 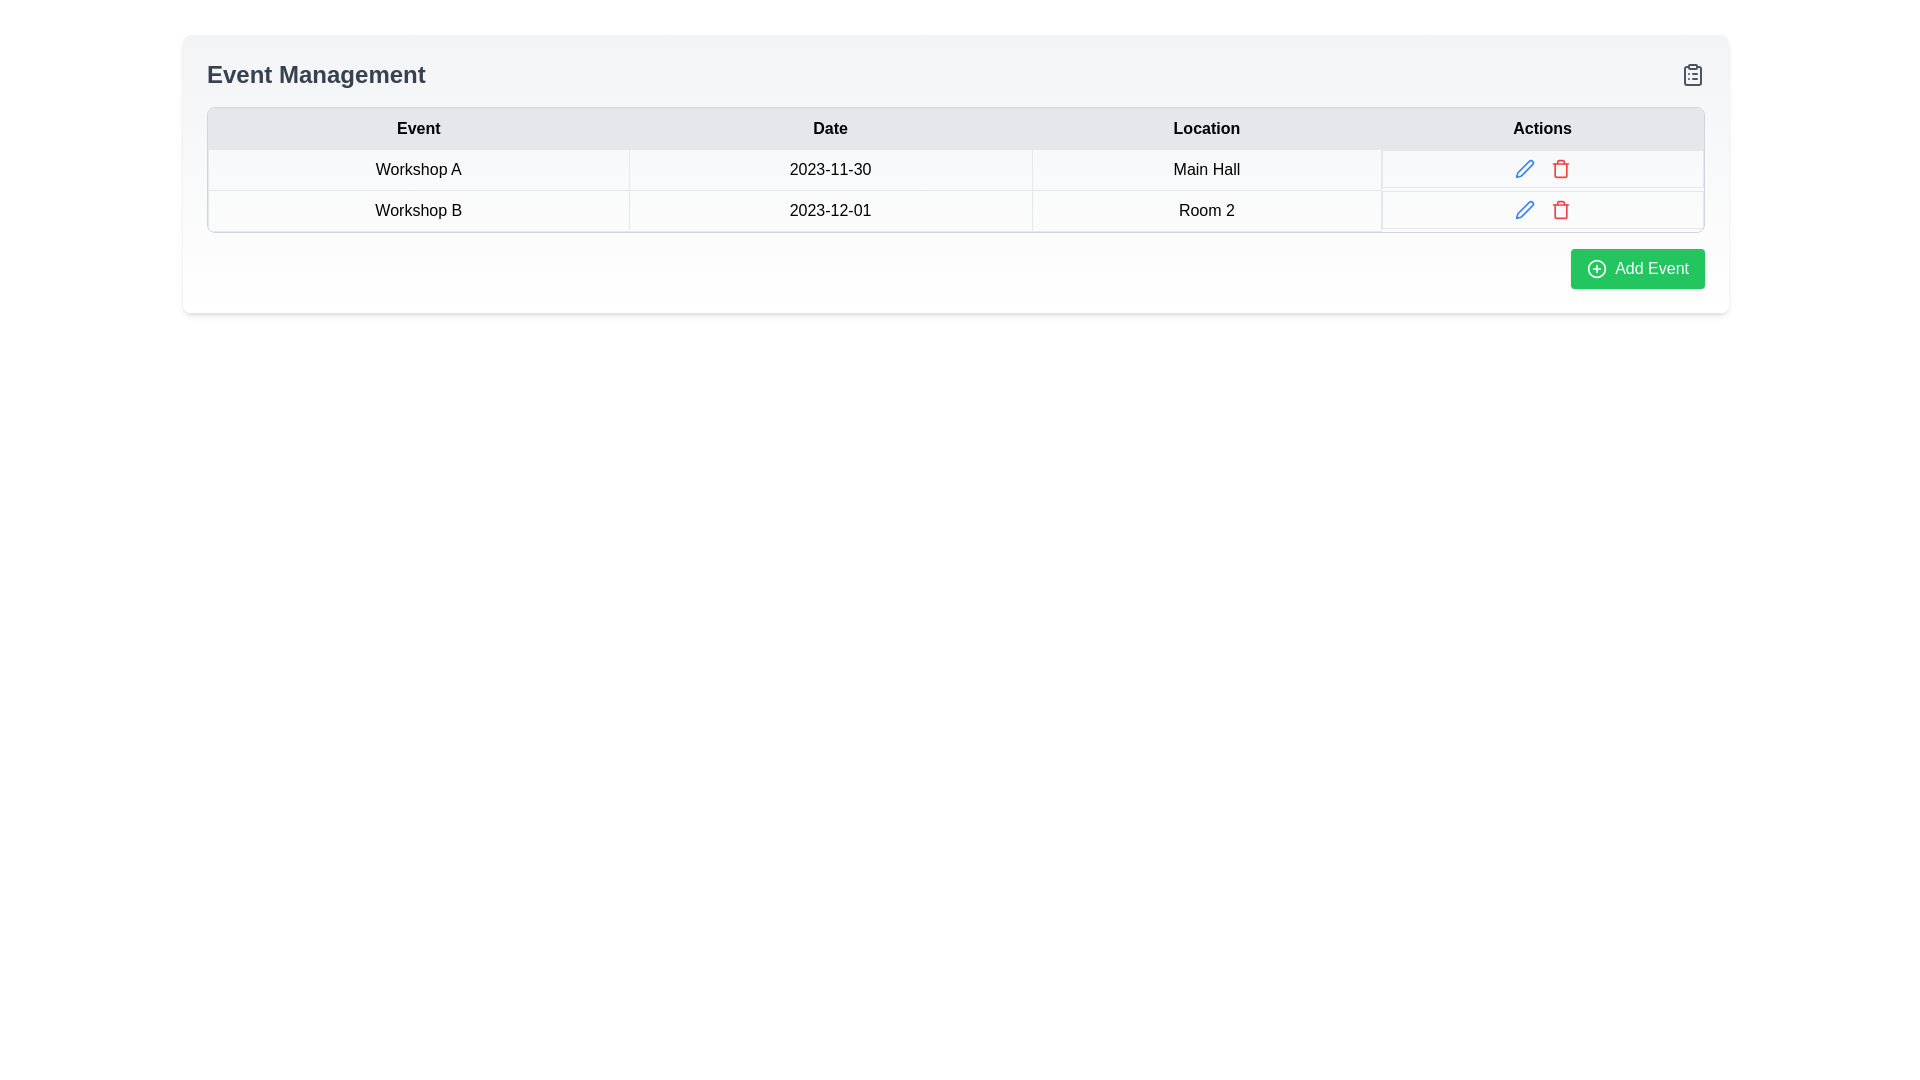 I want to click on the trash bin icon representing the delete functionality for the 'Room 2' entry in the Actions column, so click(x=1559, y=211).